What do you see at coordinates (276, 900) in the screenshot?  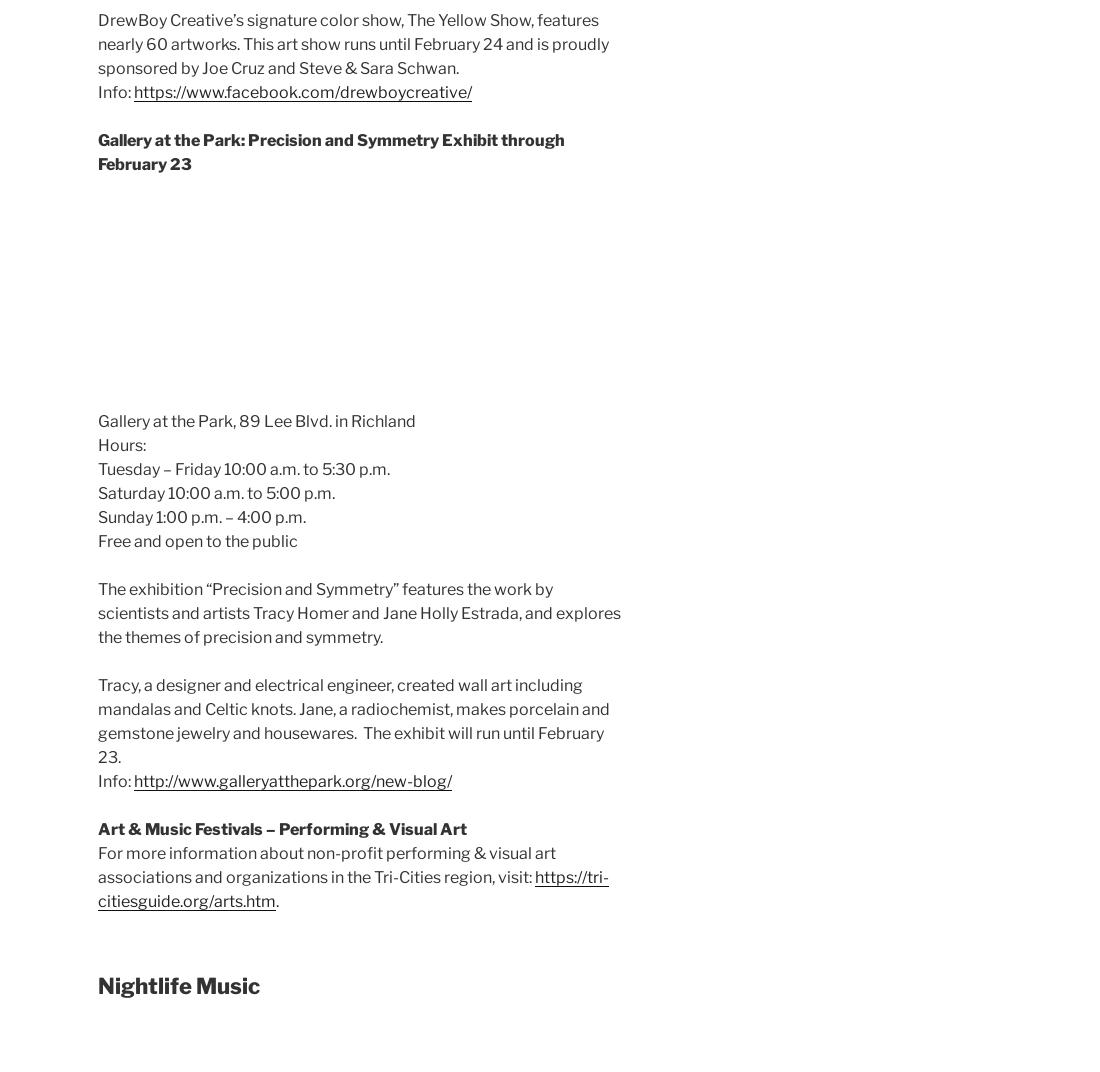 I see `'.'` at bounding box center [276, 900].